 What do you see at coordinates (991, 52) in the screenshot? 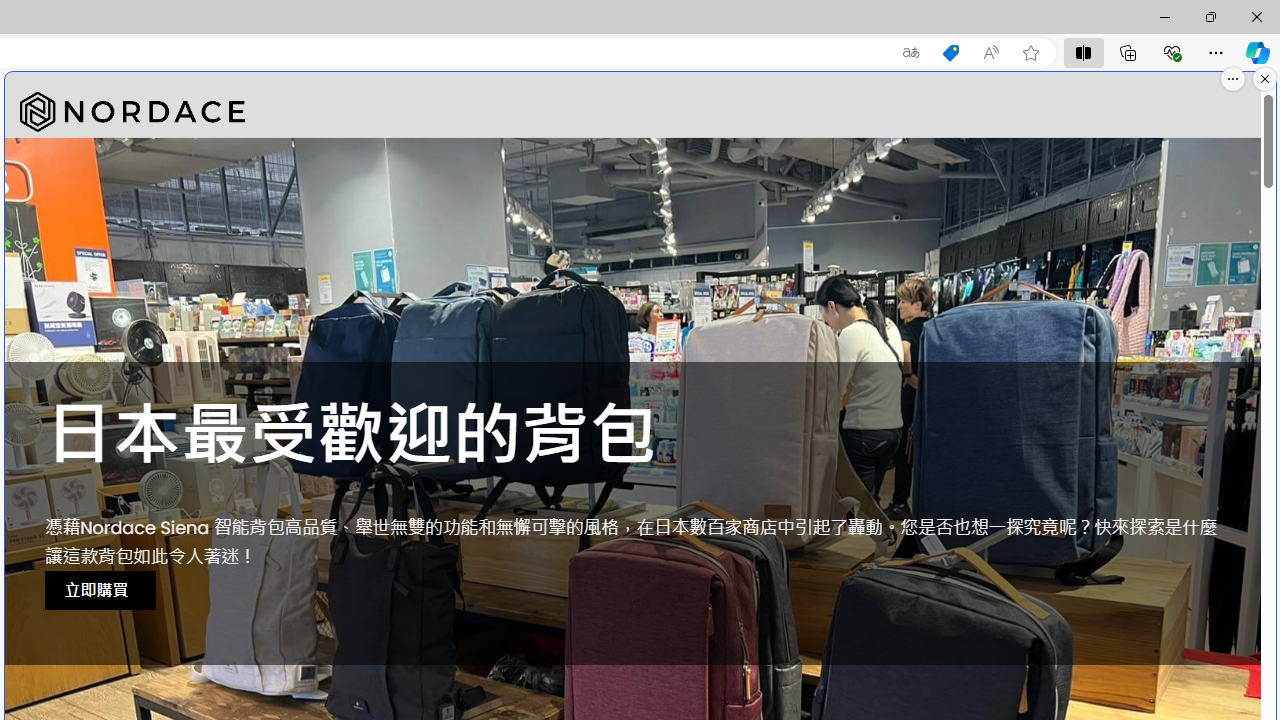
I see `'Read aloud this page (Ctrl+Shift+U)'` at bounding box center [991, 52].